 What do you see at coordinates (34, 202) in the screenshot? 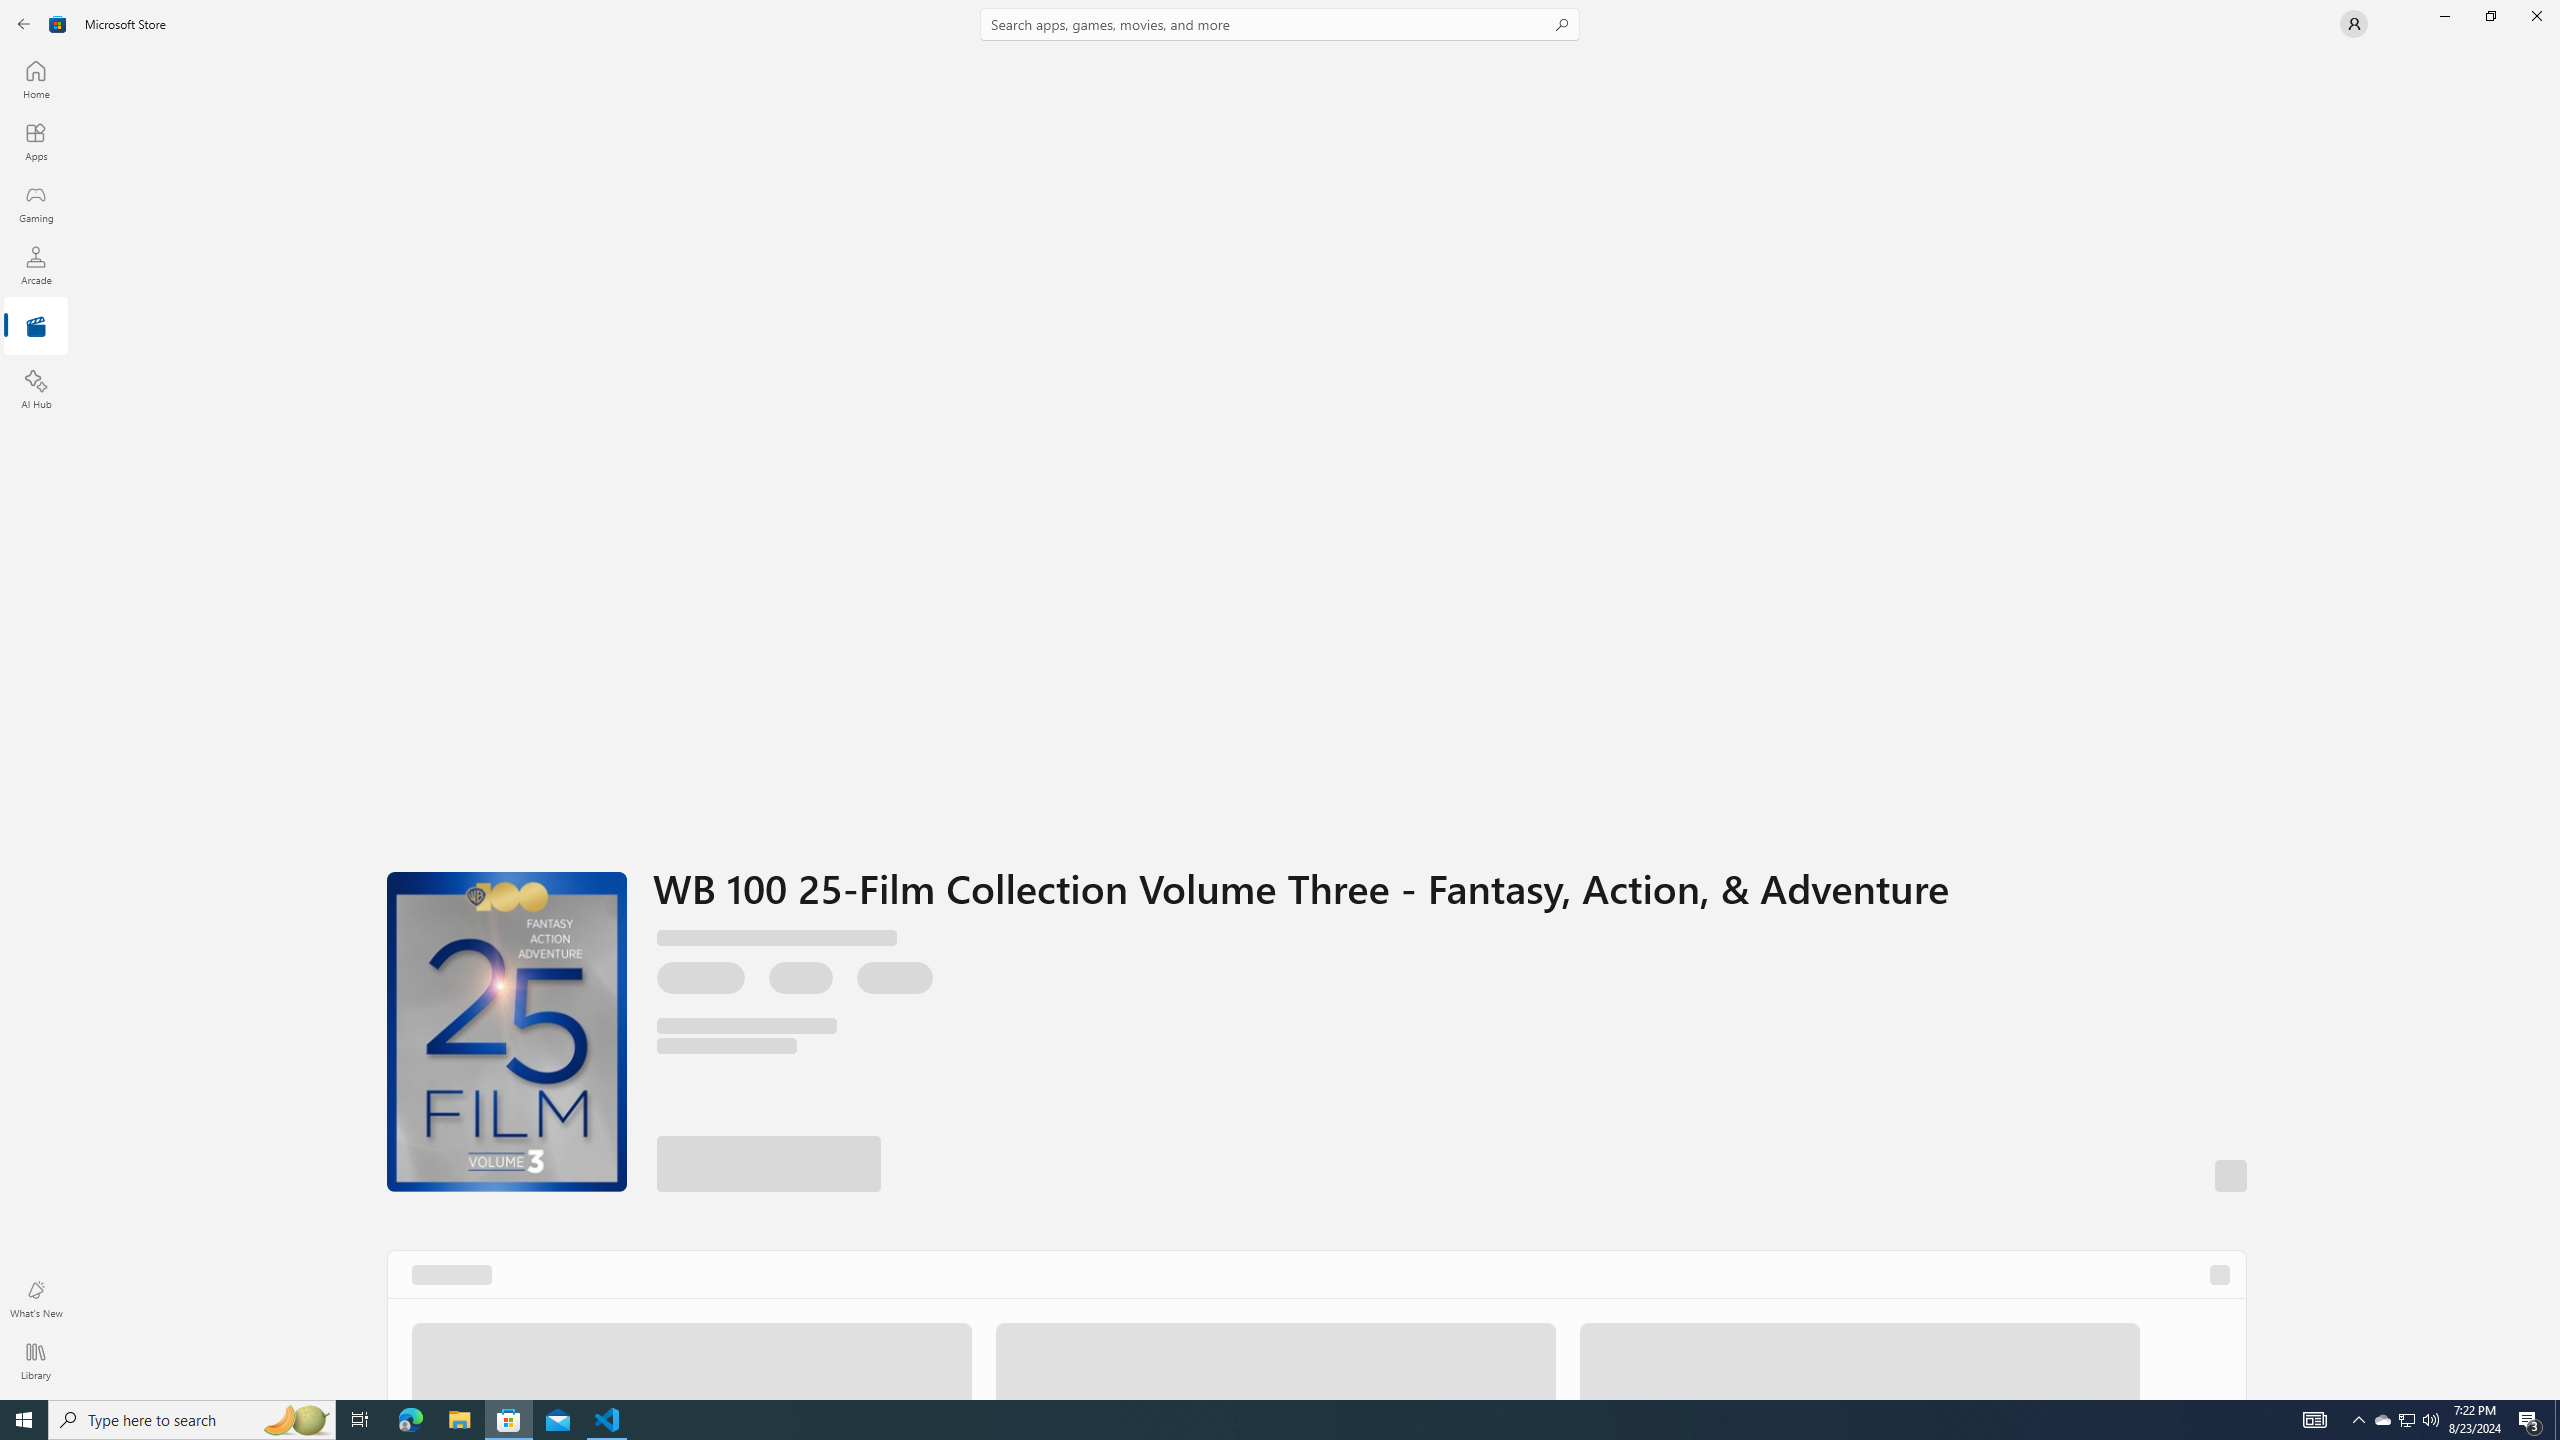
I see `'Gaming'` at bounding box center [34, 202].